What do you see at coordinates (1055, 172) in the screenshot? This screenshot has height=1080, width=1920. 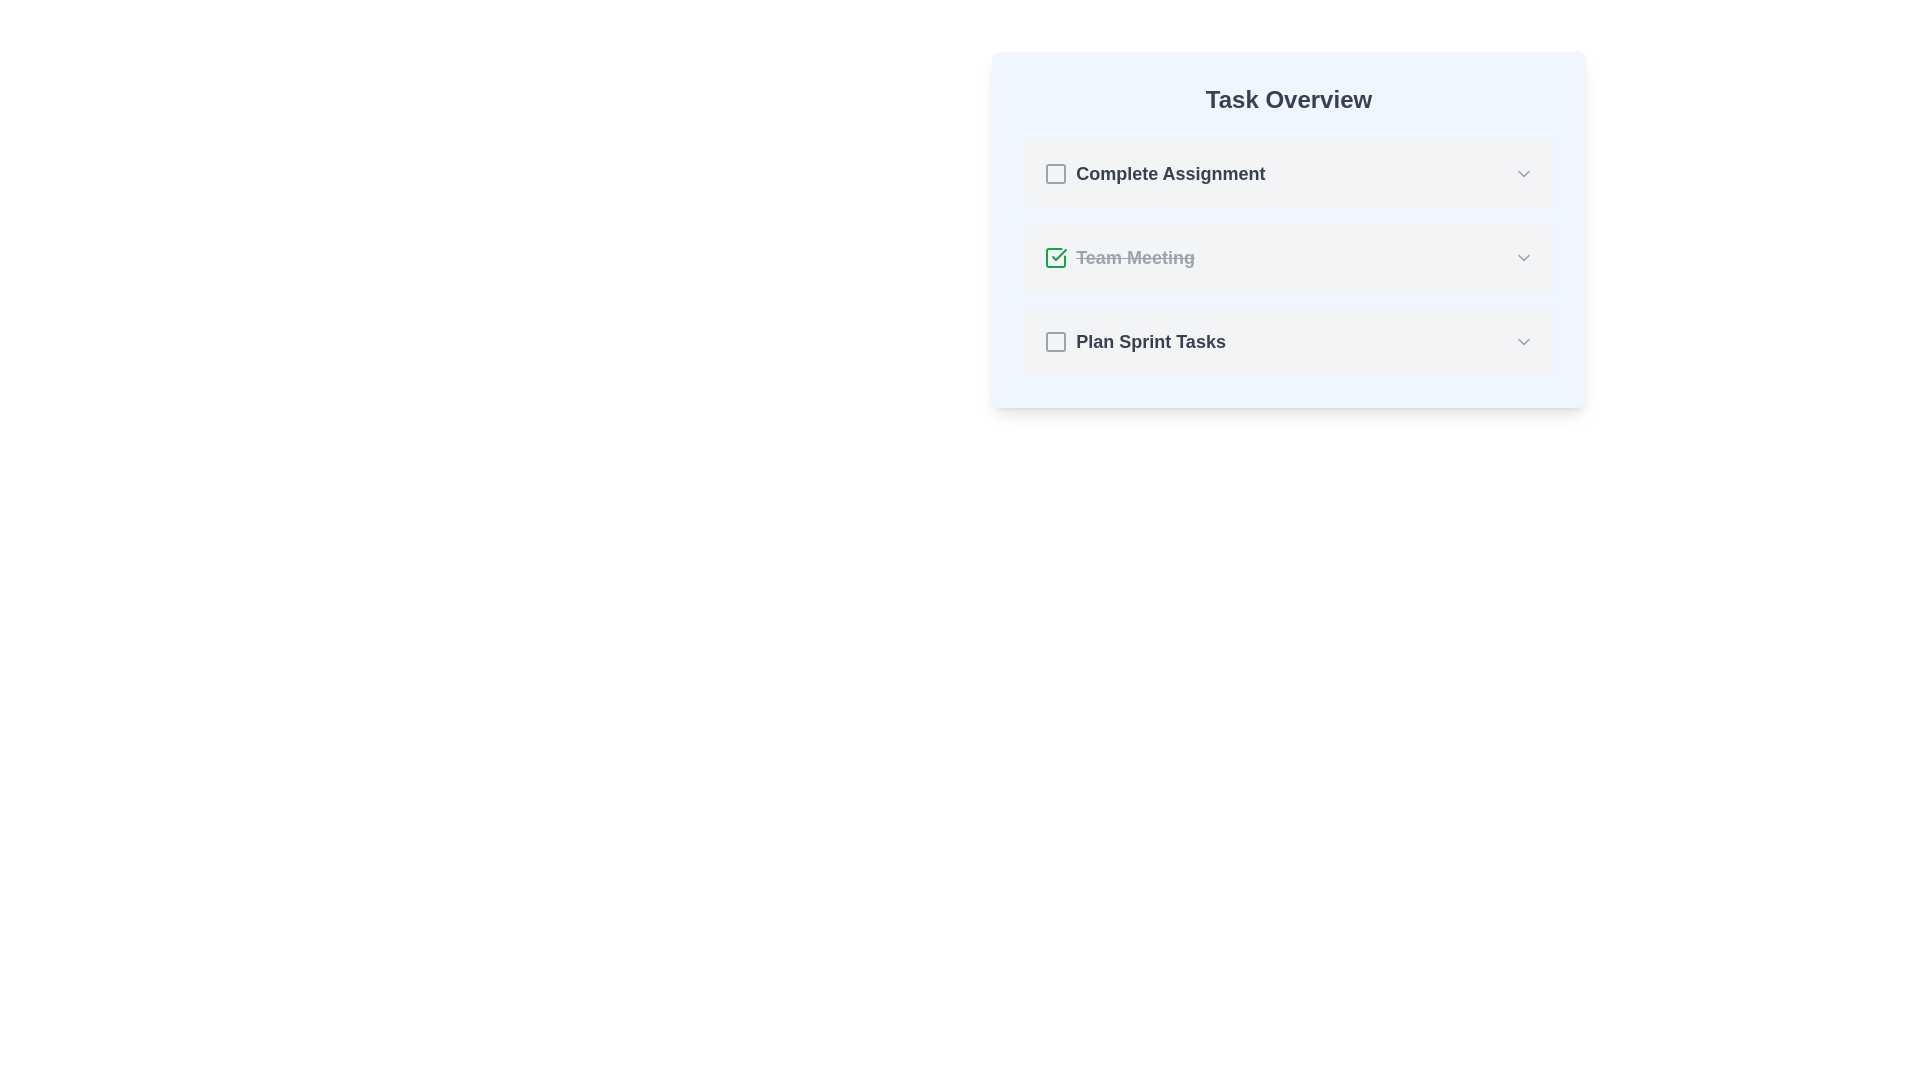 I see `the checkbox represented by an outlined square icon with a thin gray border, located in the first row under 'Task Overview' adjacent to 'Complete Assignment'` at bounding box center [1055, 172].